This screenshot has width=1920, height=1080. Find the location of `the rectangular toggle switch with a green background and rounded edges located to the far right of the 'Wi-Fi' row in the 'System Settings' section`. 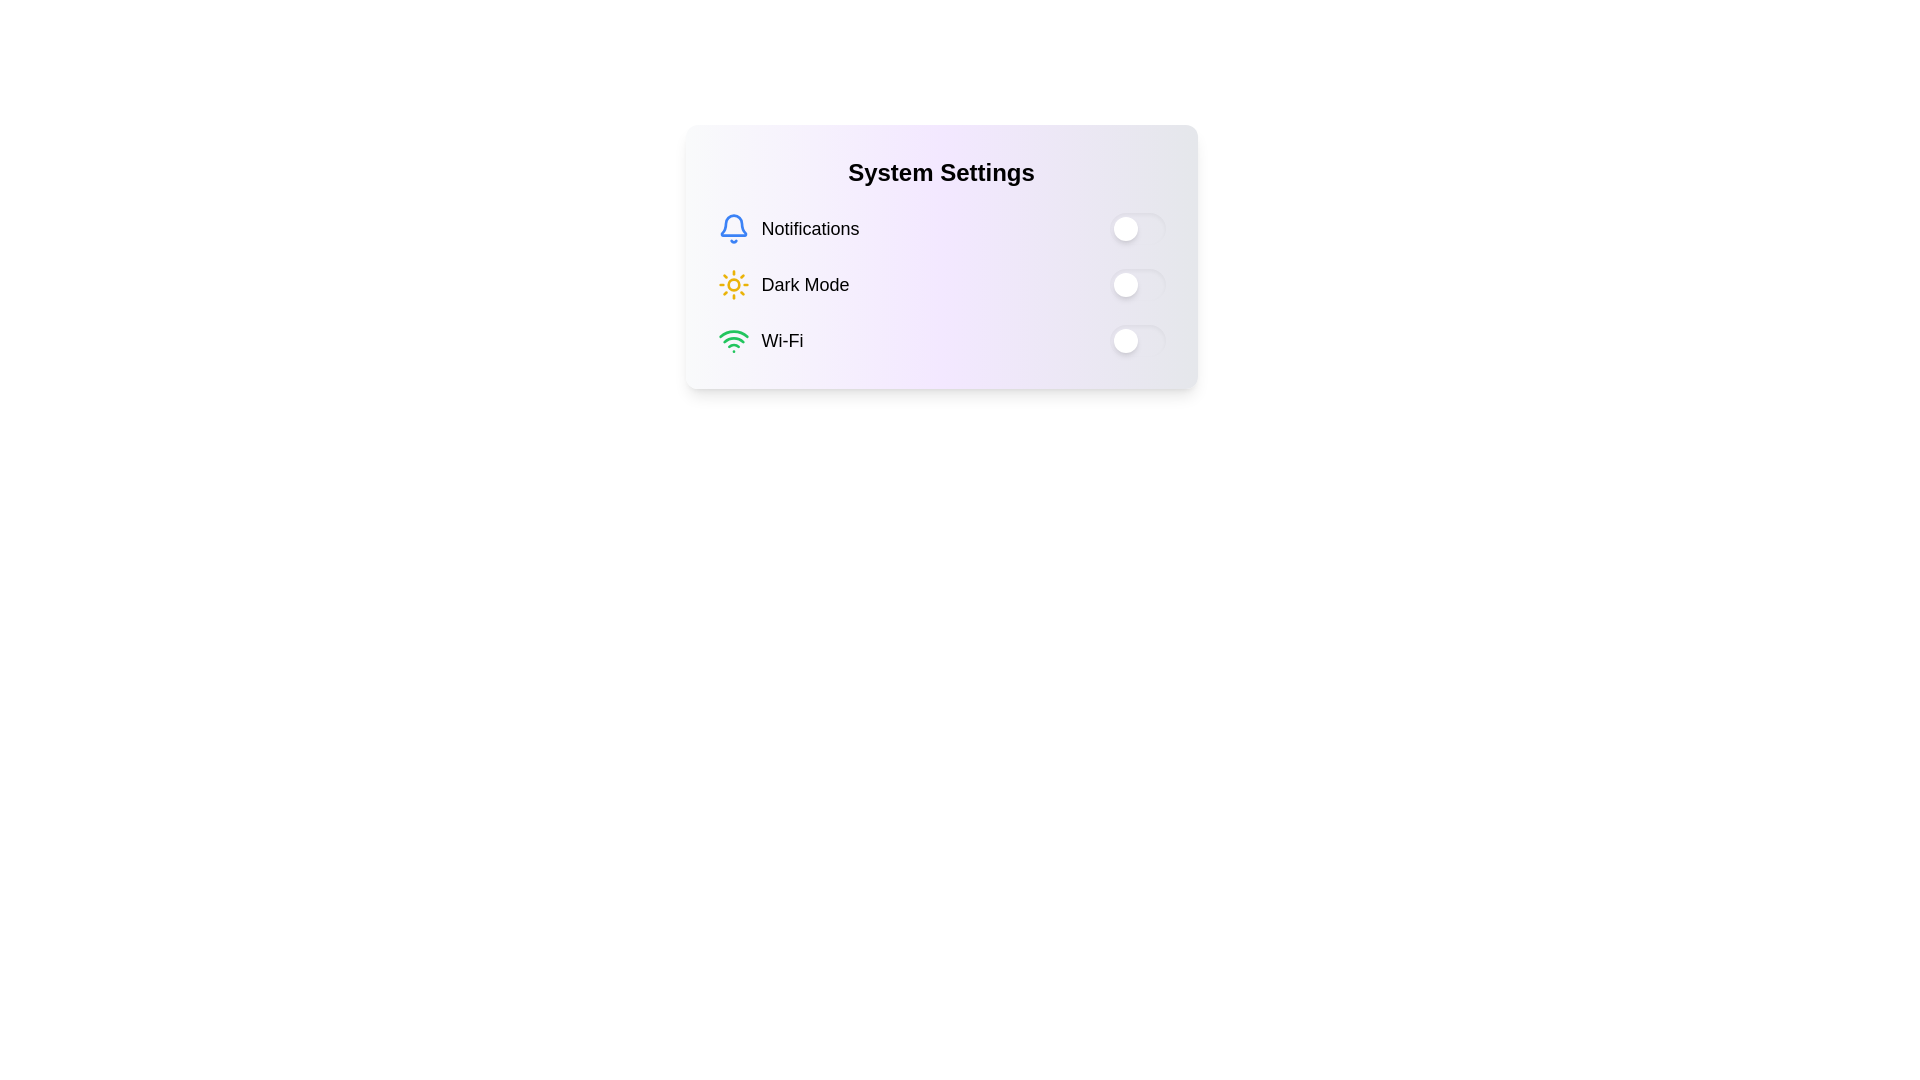

the rectangular toggle switch with a green background and rounded edges located to the far right of the 'Wi-Fi' row in the 'System Settings' section is located at coordinates (1137, 339).